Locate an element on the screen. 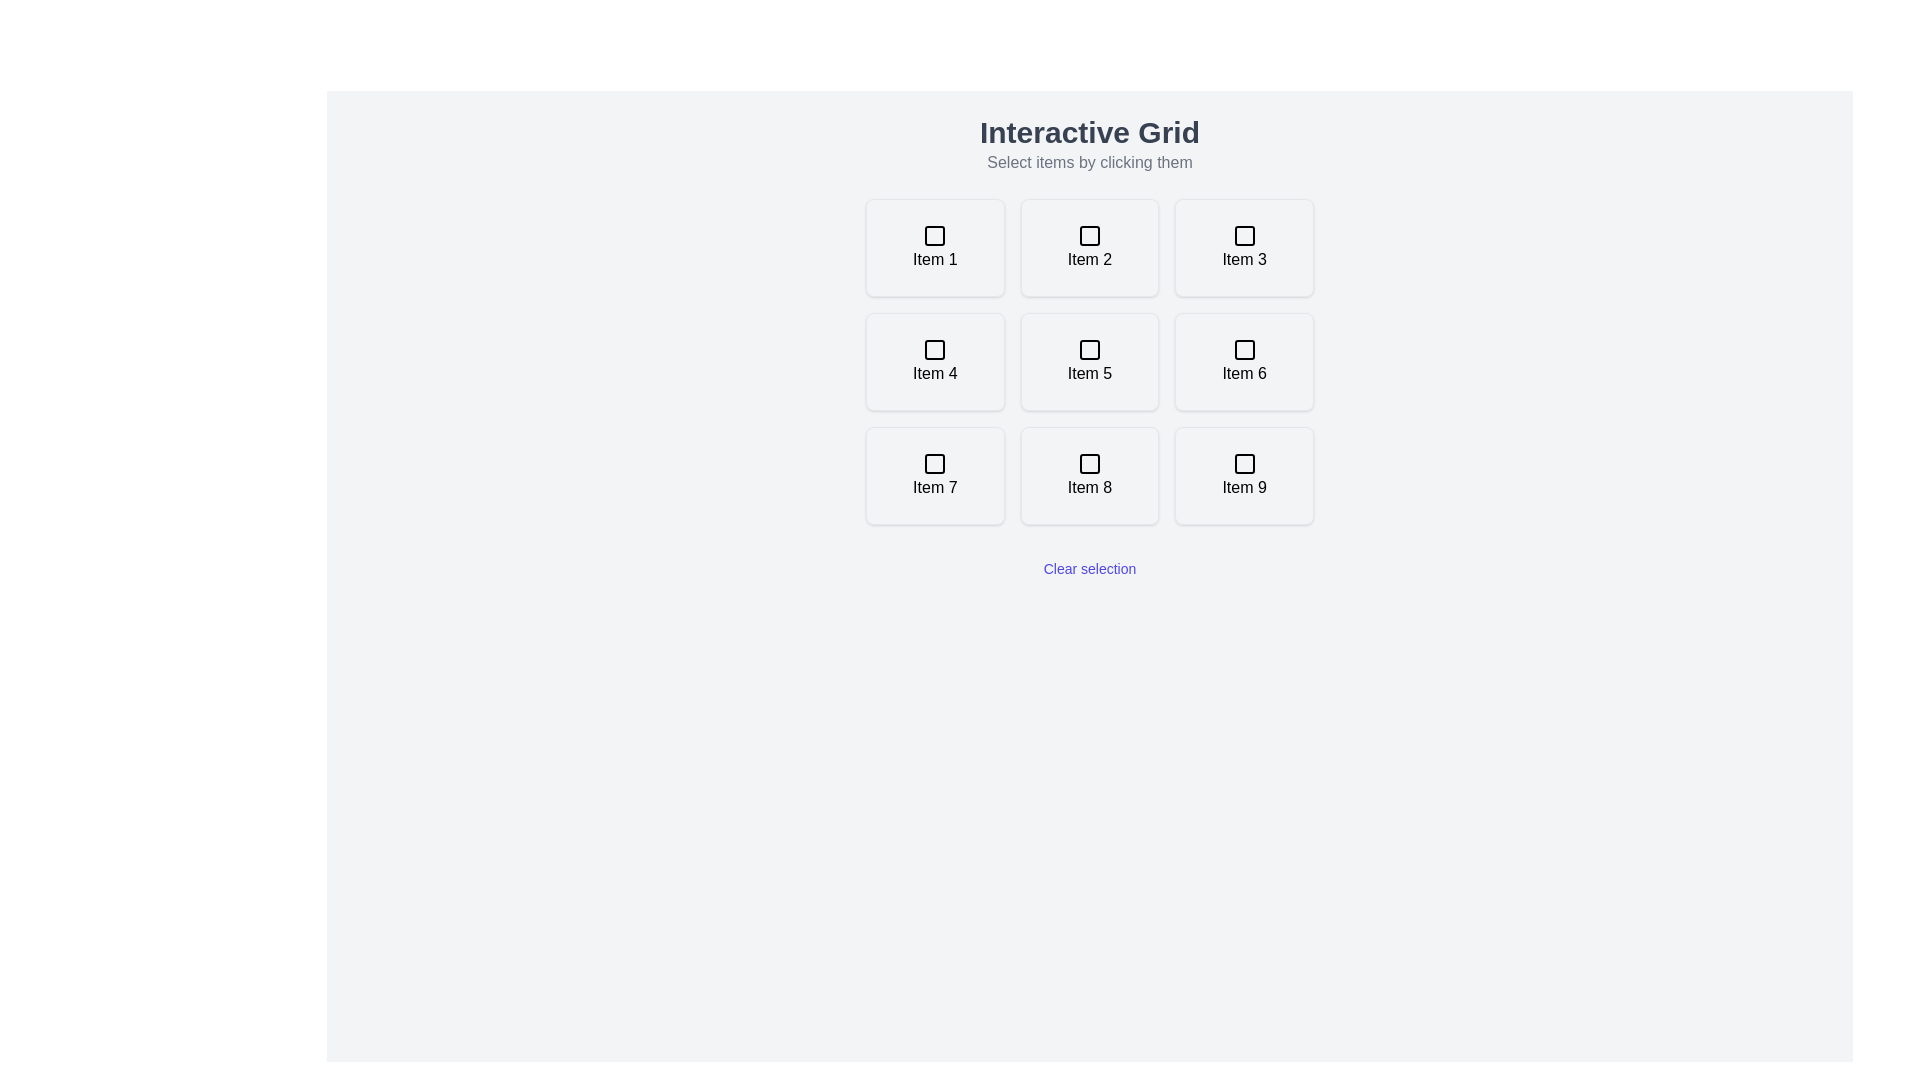 The width and height of the screenshot is (1920, 1080). the icon located at the center of the 'Item 1' button in the top-left position of the 3x3 grid is located at coordinates (934, 234).